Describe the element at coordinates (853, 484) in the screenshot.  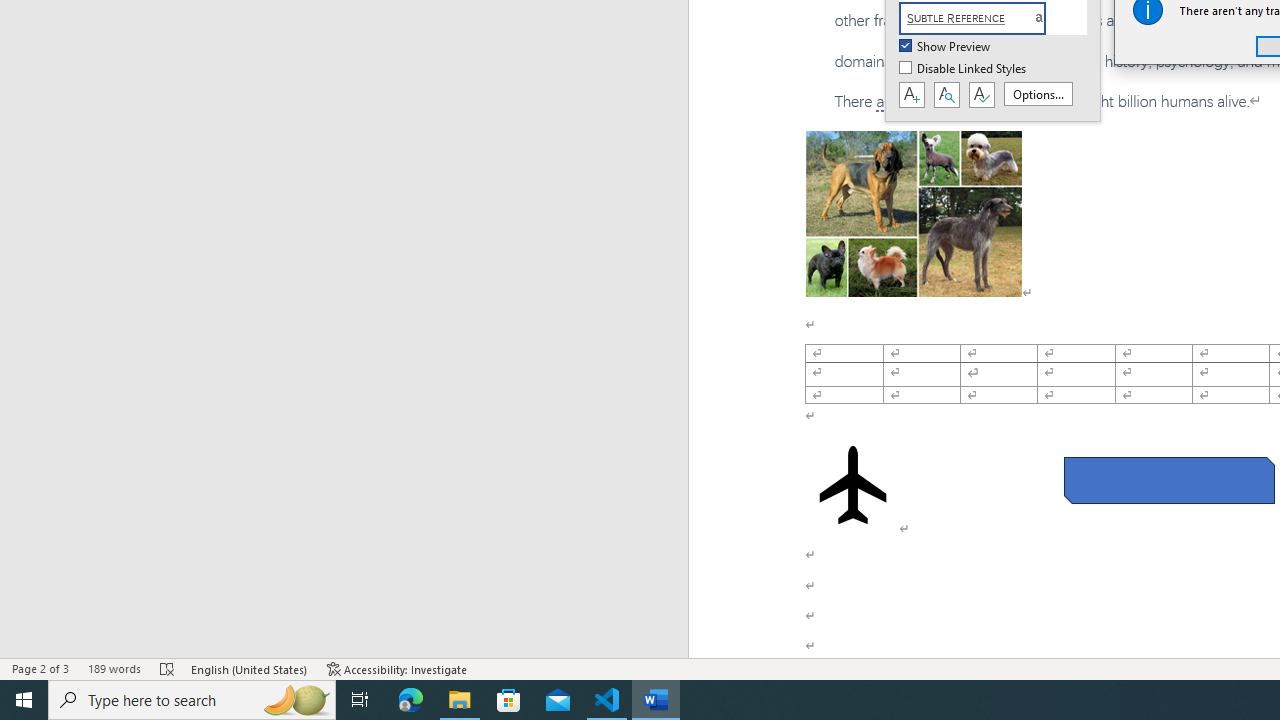
I see `'Airplane with solid fill'` at that location.